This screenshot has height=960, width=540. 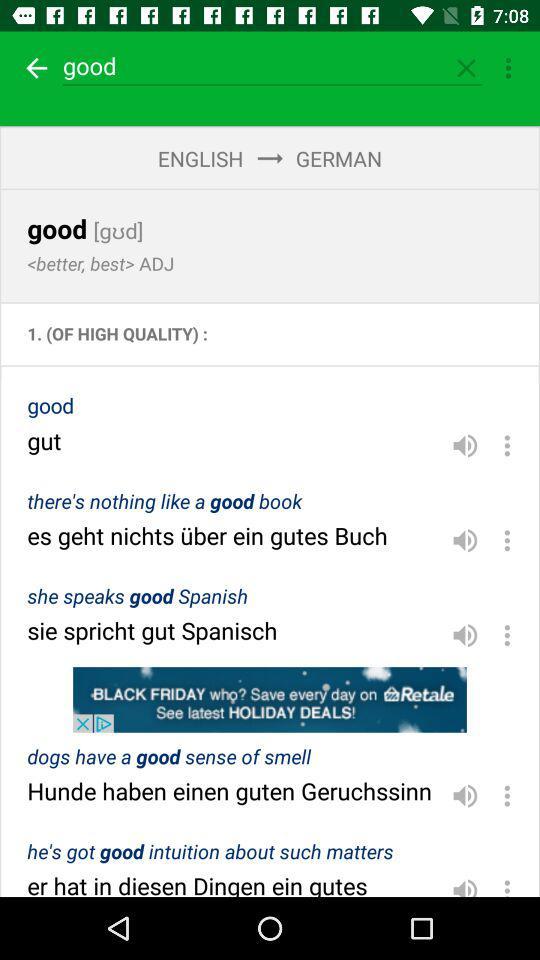 I want to click on sound, so click(x=465, y=445).